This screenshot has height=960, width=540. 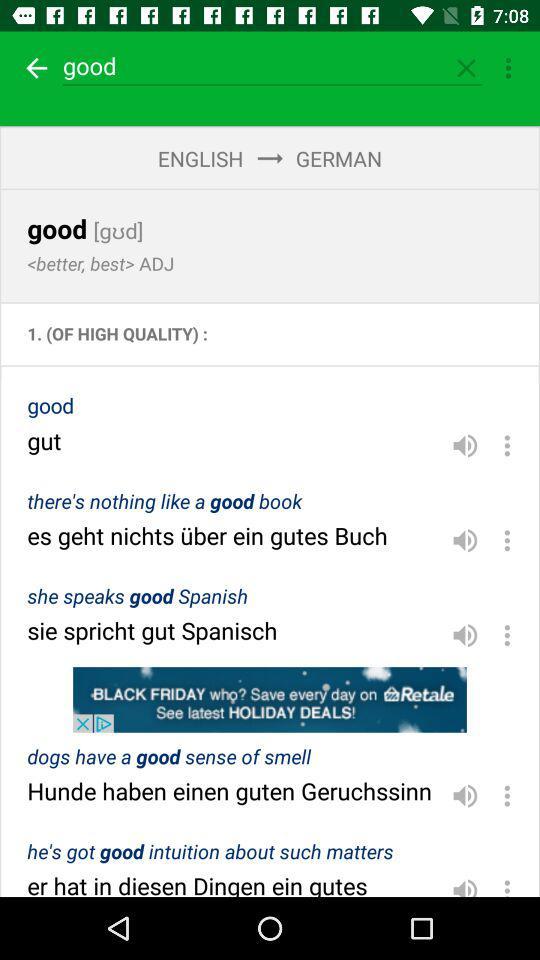 I want to click on sound, so click(x=465, y=445).